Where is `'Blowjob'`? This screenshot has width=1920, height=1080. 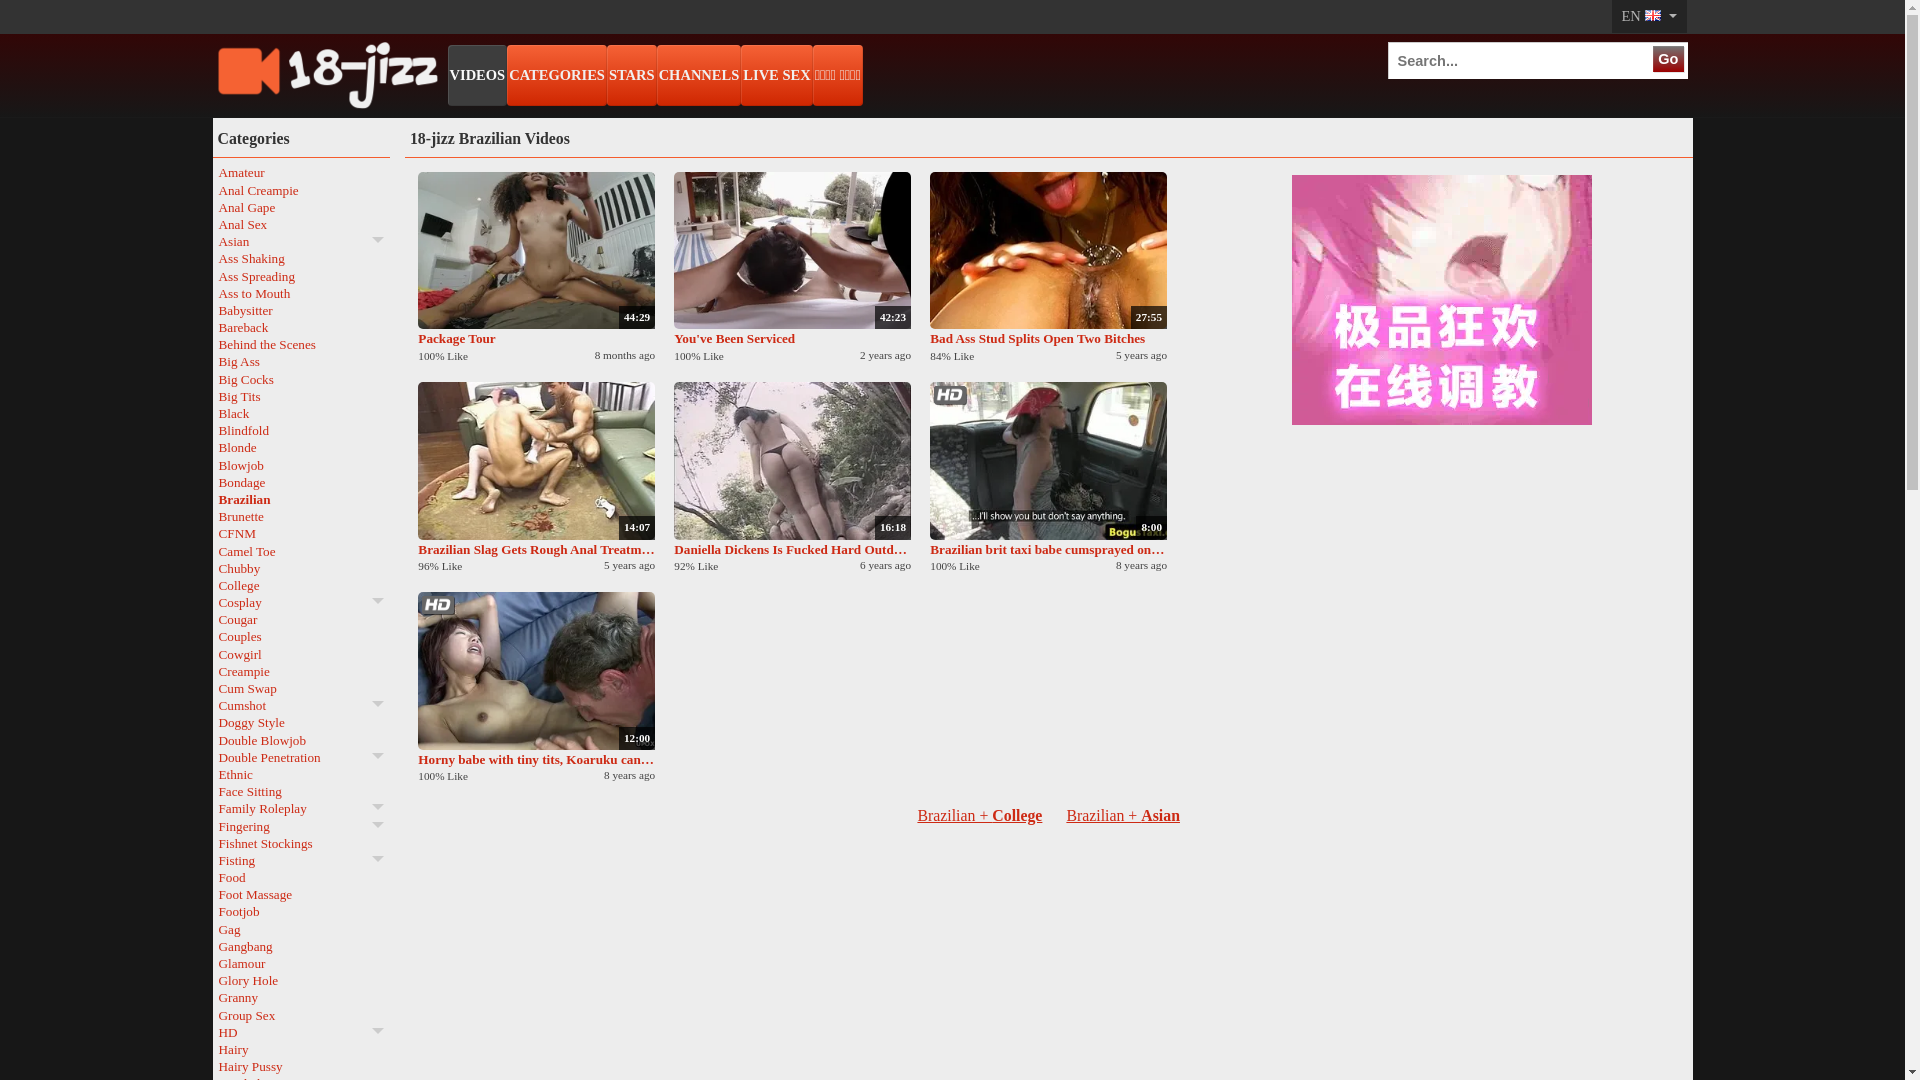
'Blowjob' is located at coordinates (217, 465).